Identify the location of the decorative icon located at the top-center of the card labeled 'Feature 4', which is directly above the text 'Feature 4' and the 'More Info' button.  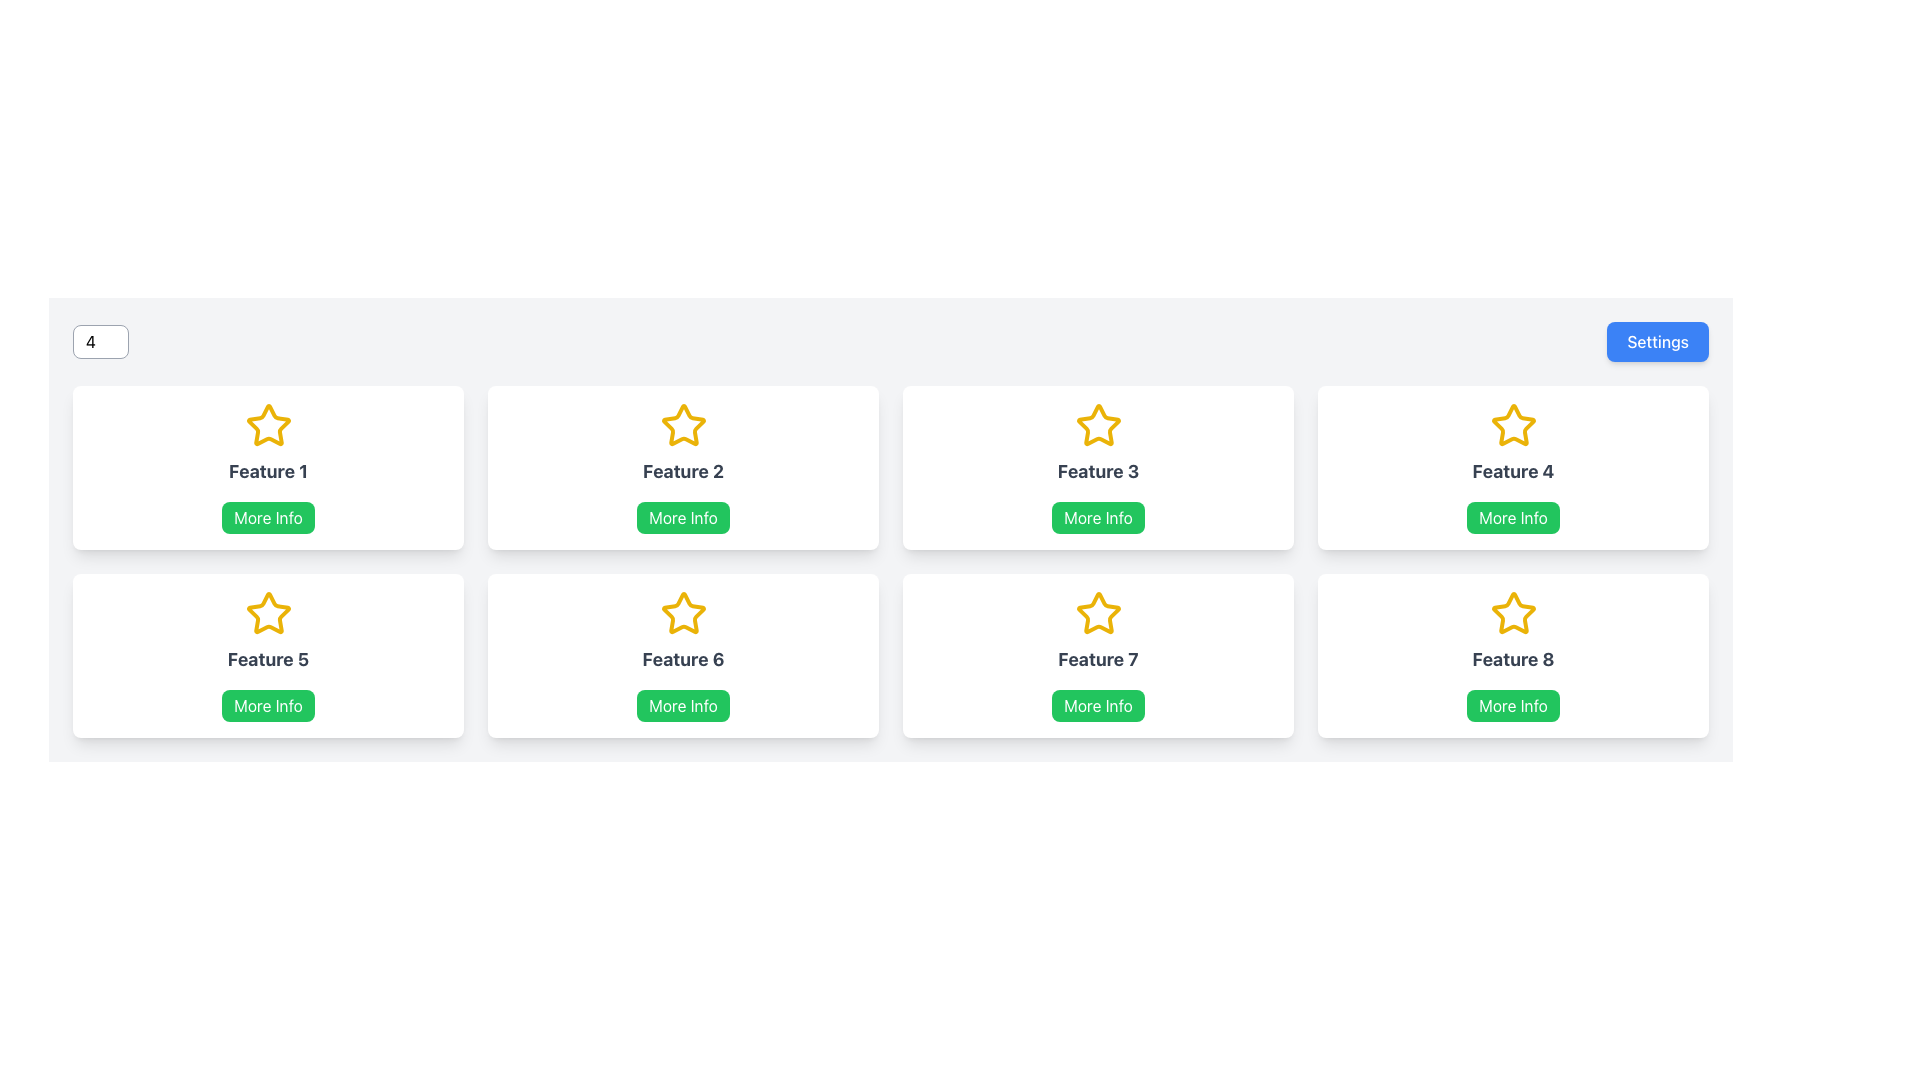
(1513, 424).